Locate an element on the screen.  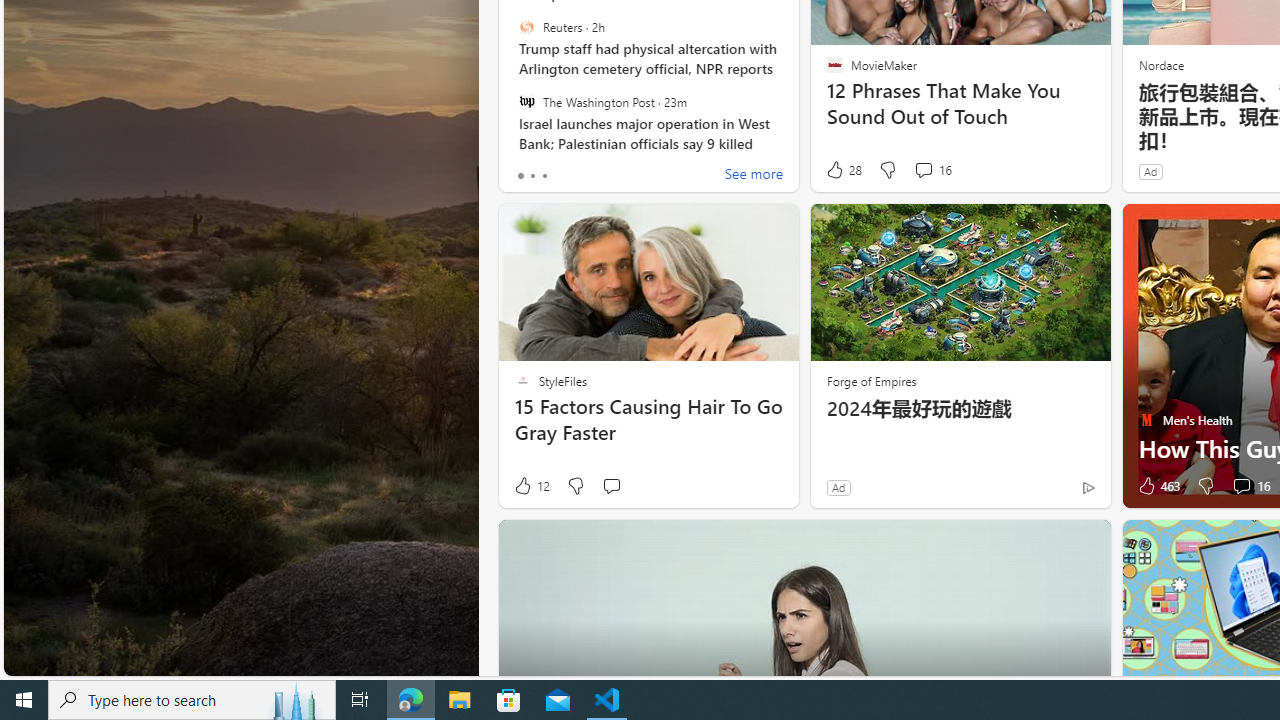
'The Washington Post' is located at coordinates (526, 101).